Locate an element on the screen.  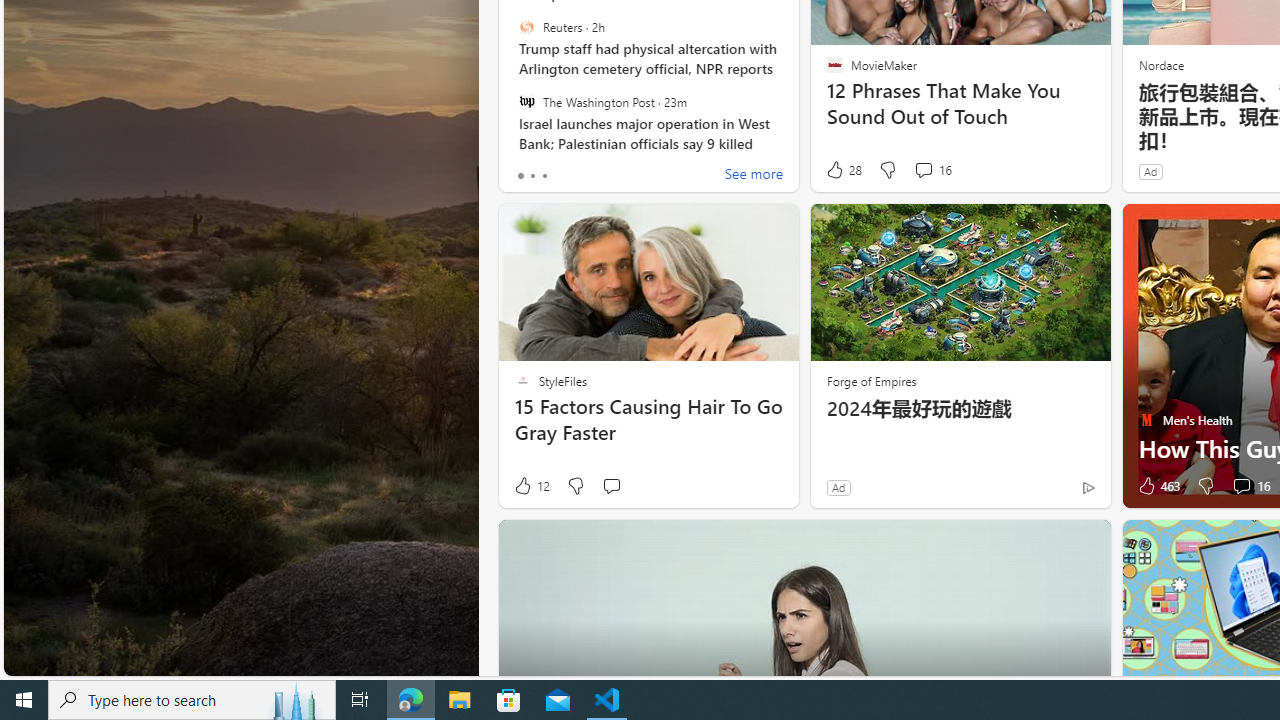
'The Washington Post' is located at coordinates (526, 101).